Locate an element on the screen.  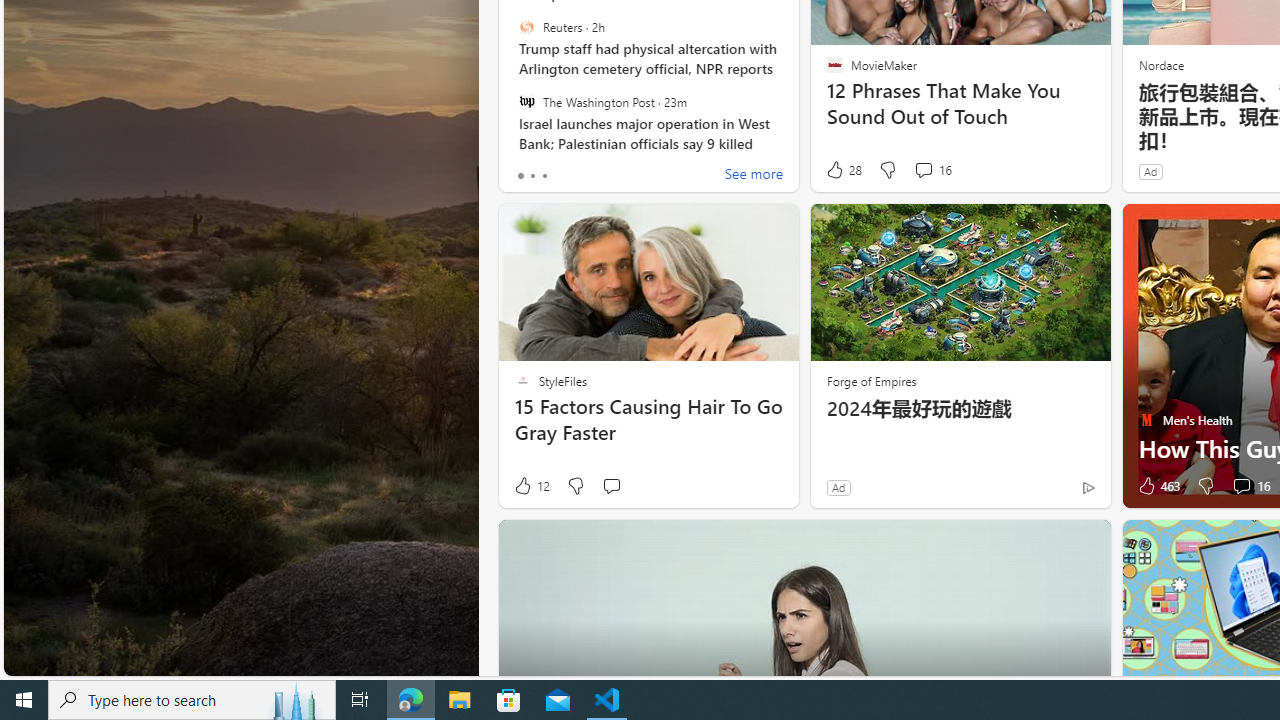
'The Washington Post' is located at coordinates (526, 101).